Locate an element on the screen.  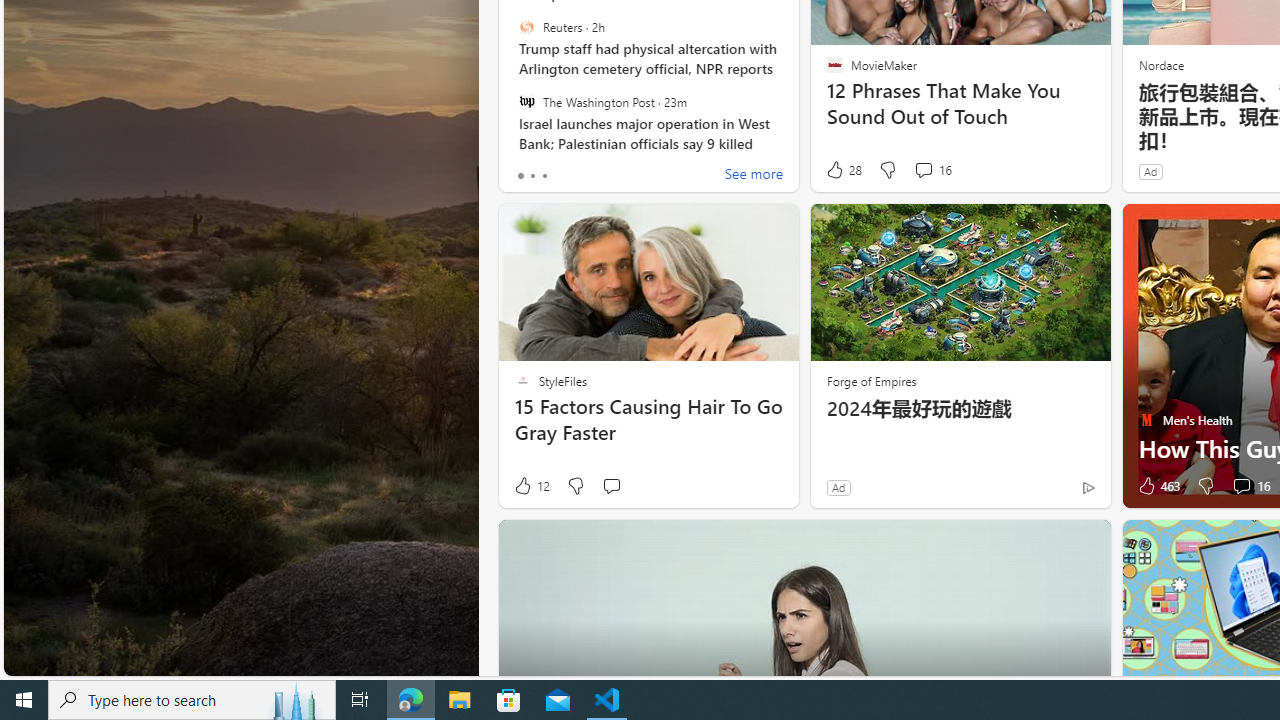
'The Washington Post' is located at coordinates (526, 101).